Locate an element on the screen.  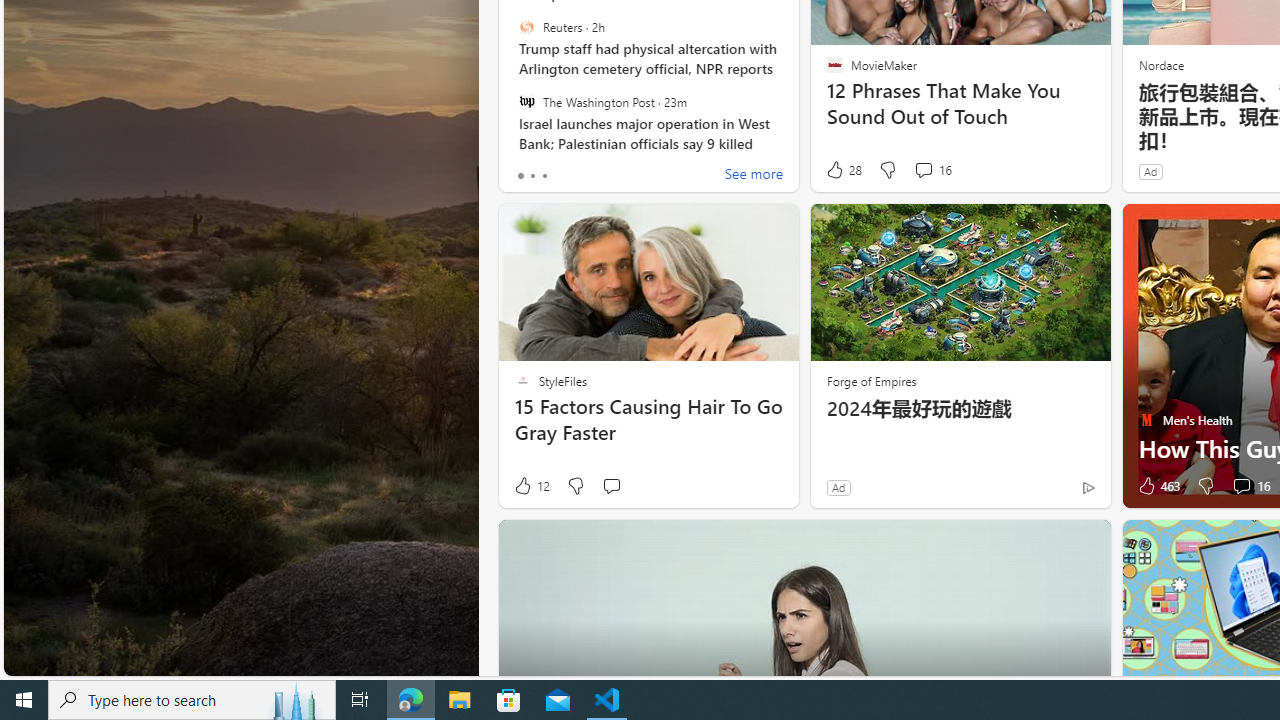
'The Washington Post' is located at coordinates (526, 101).